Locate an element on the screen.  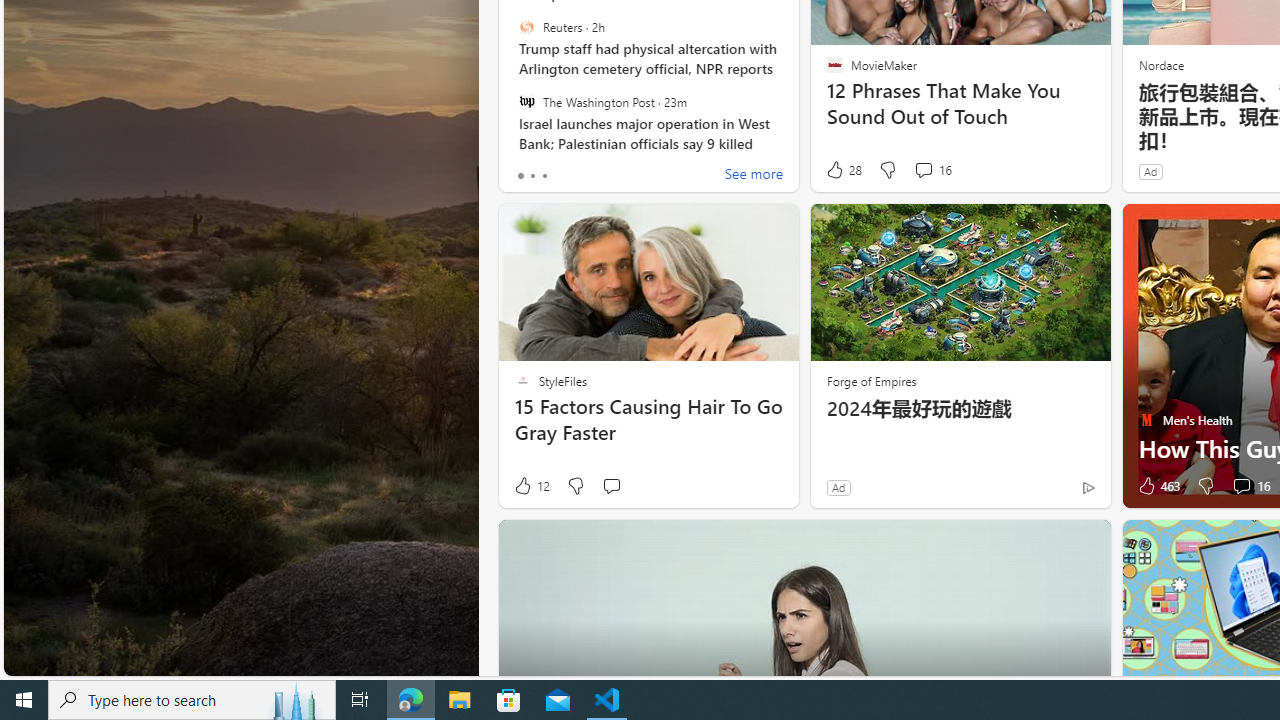
'The Washington Post' is located at coordinates (526, 101).